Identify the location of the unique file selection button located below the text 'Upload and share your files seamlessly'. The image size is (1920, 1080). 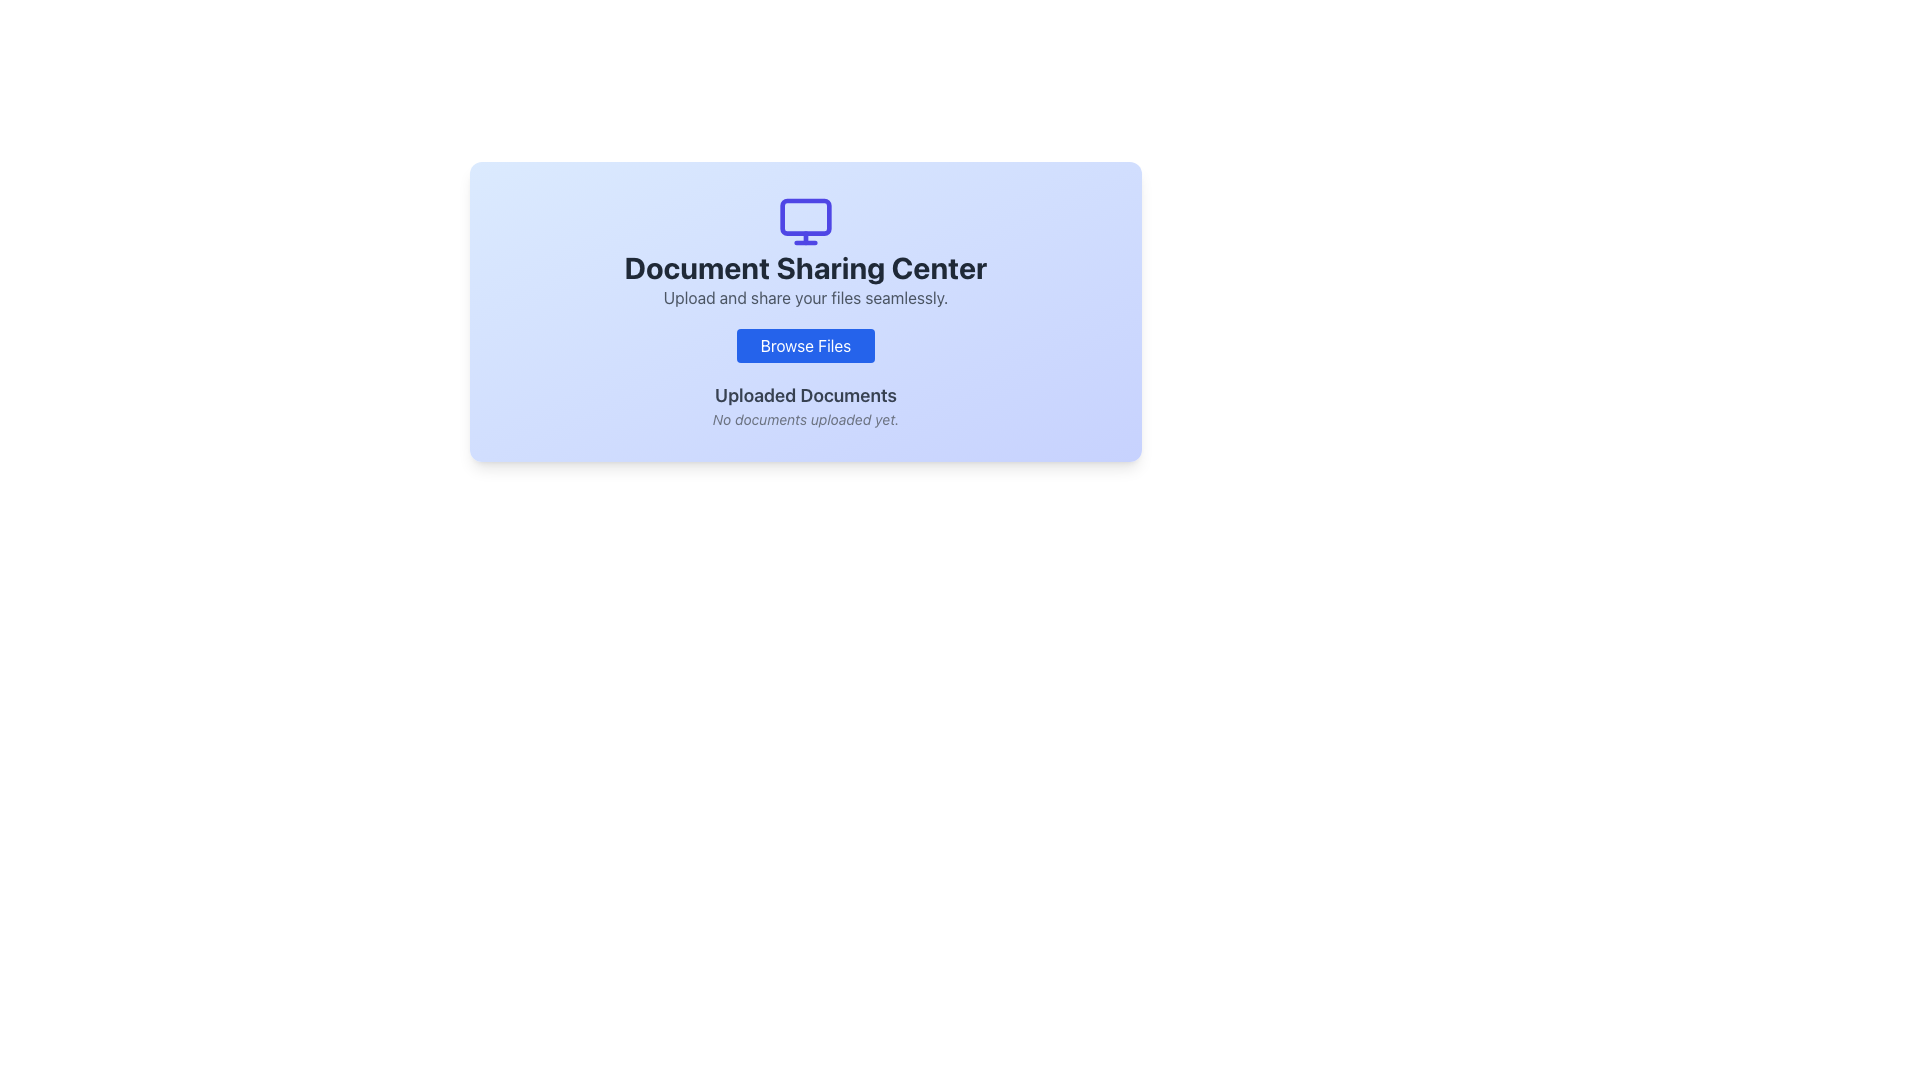
(806, 345).